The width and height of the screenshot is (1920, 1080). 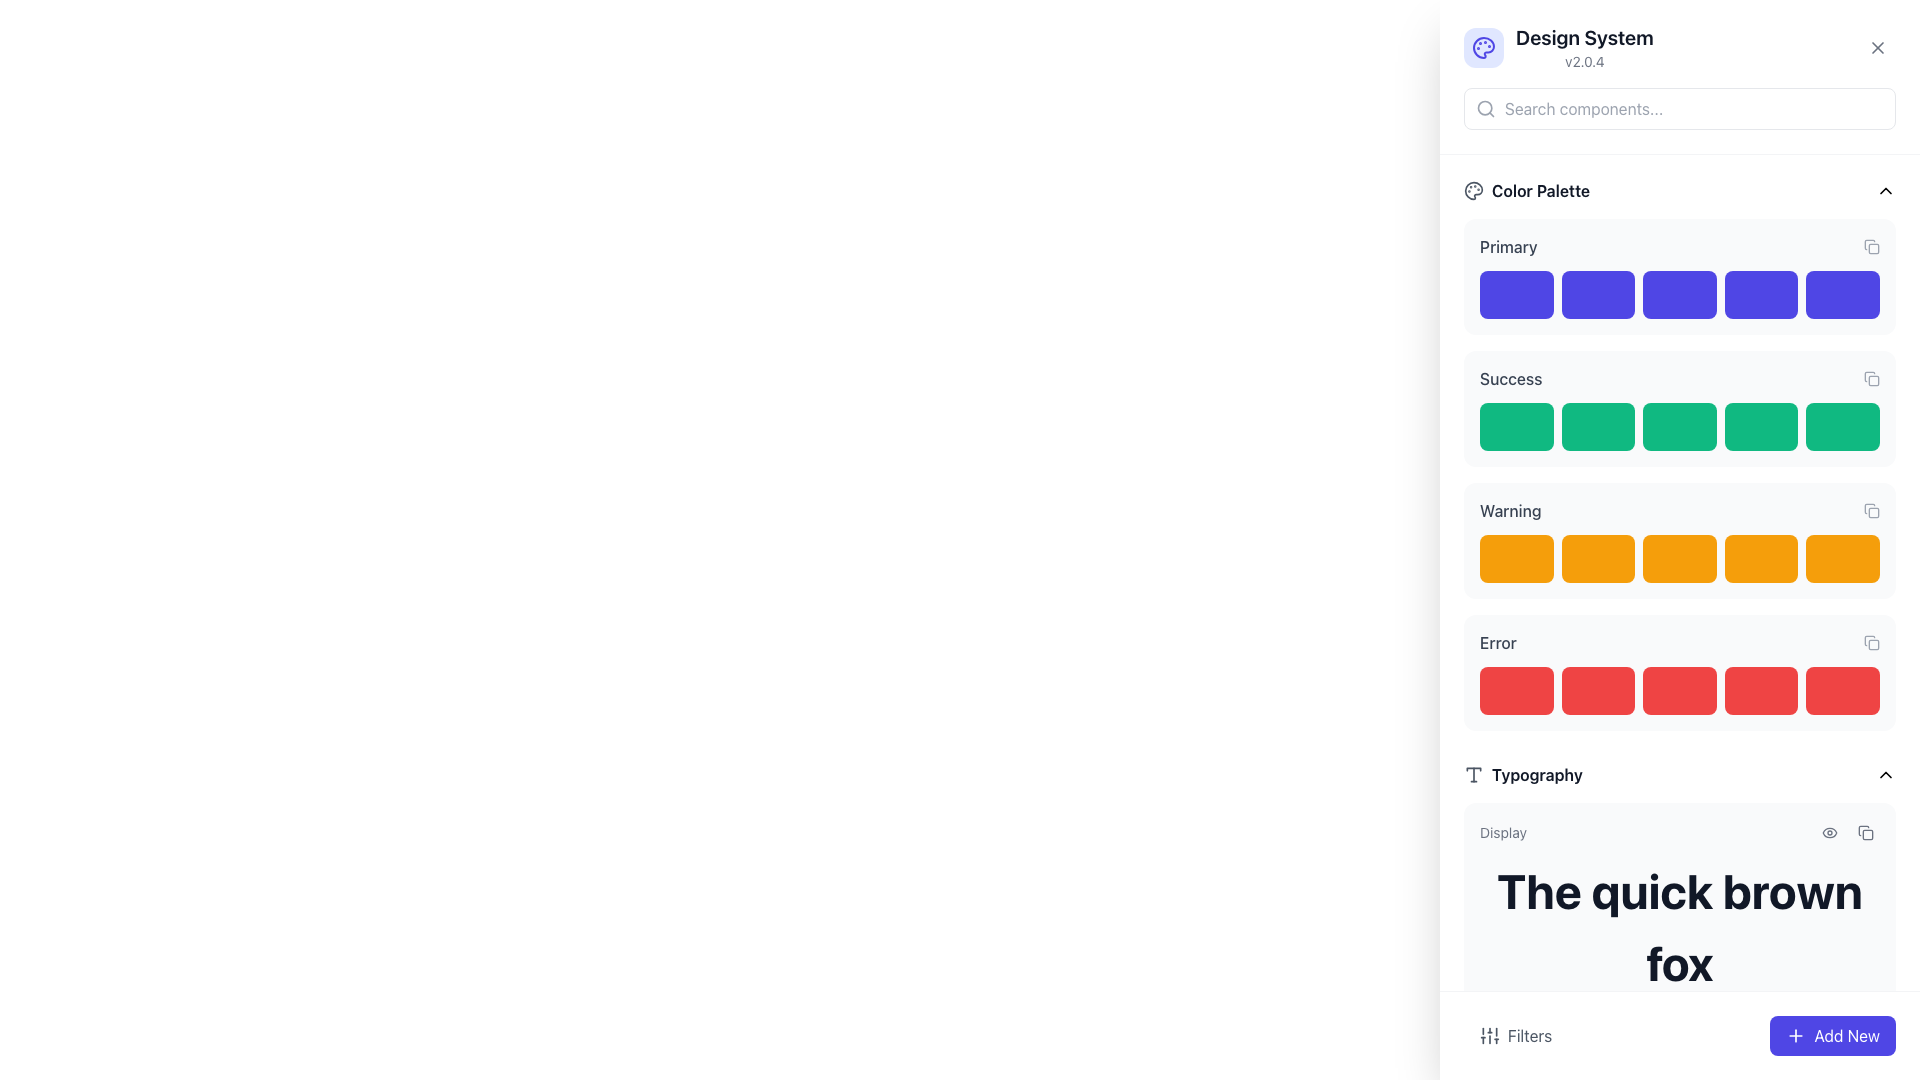 I want to click on the gray icon button resembling a copy functionality located at the top-right corner of the 'Warning' section, so click(x=1871, y=509).